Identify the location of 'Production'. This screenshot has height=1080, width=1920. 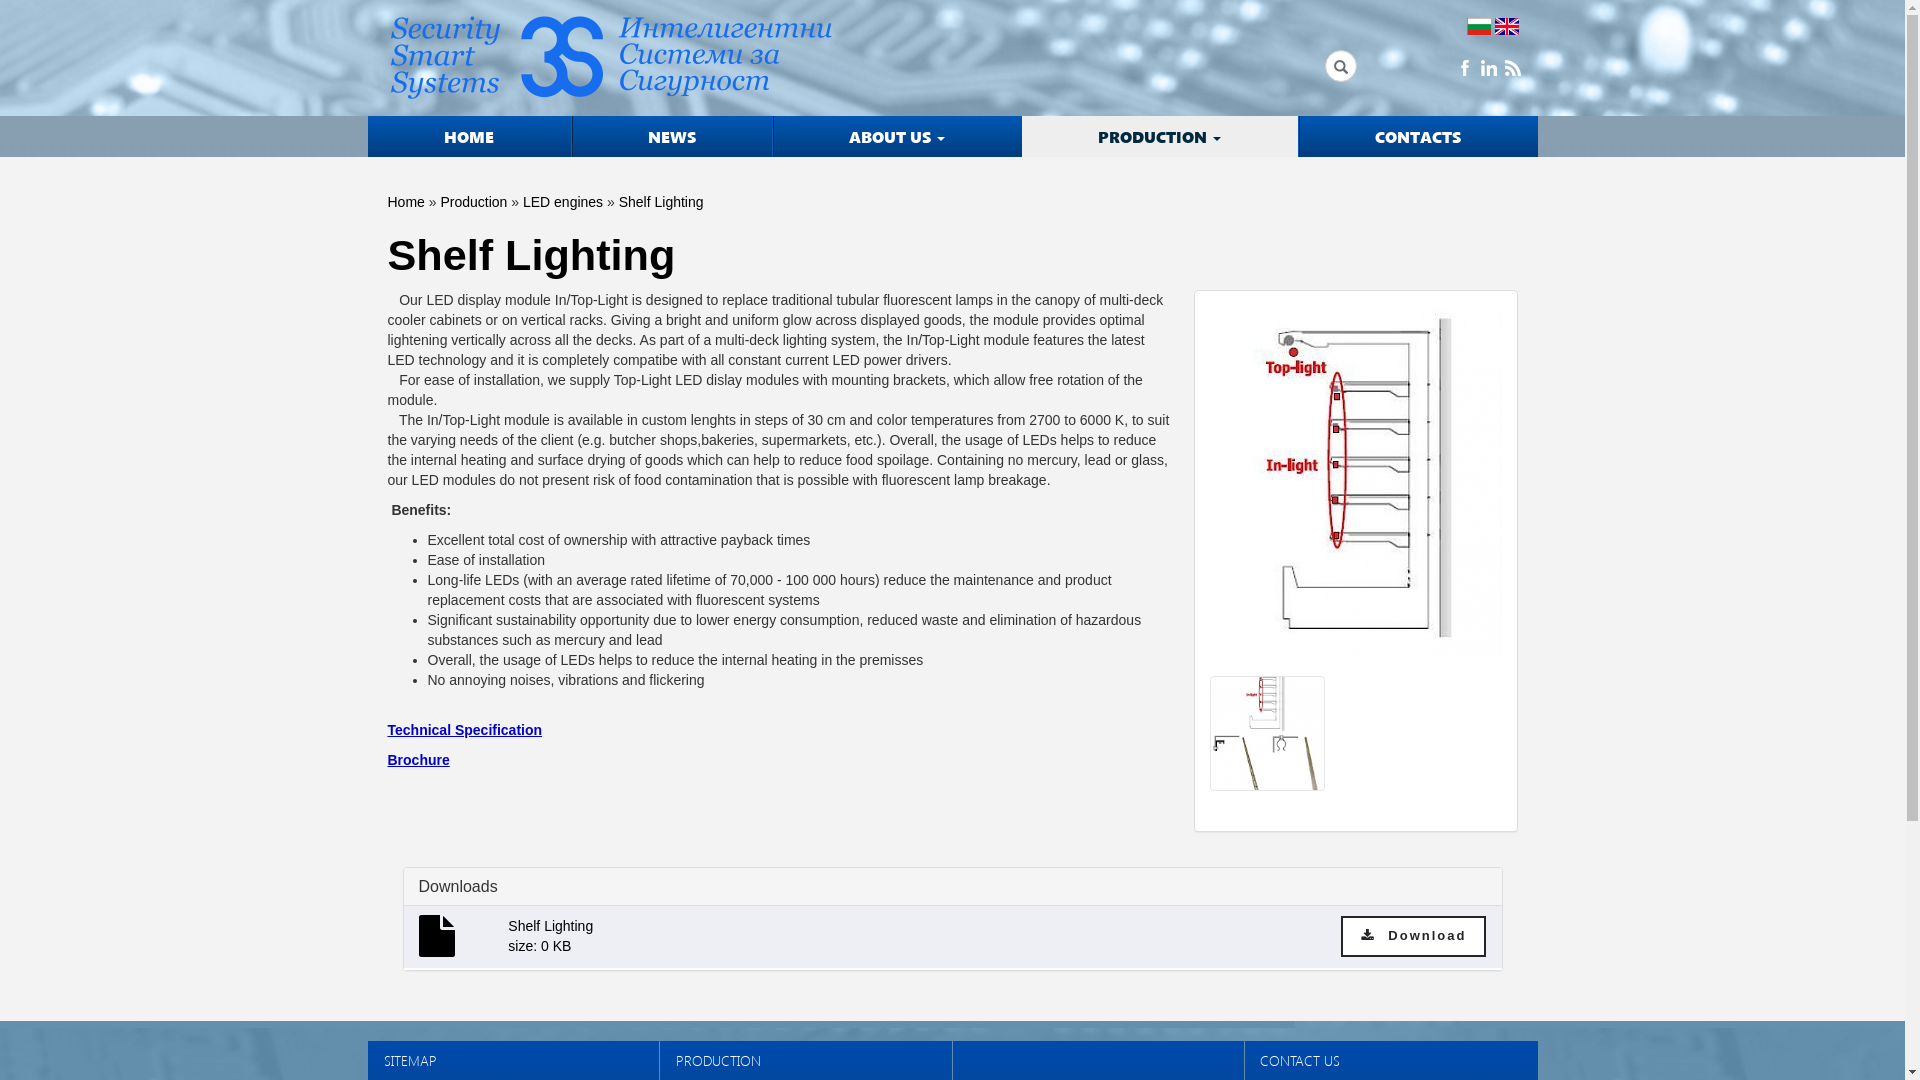
(472, 201).